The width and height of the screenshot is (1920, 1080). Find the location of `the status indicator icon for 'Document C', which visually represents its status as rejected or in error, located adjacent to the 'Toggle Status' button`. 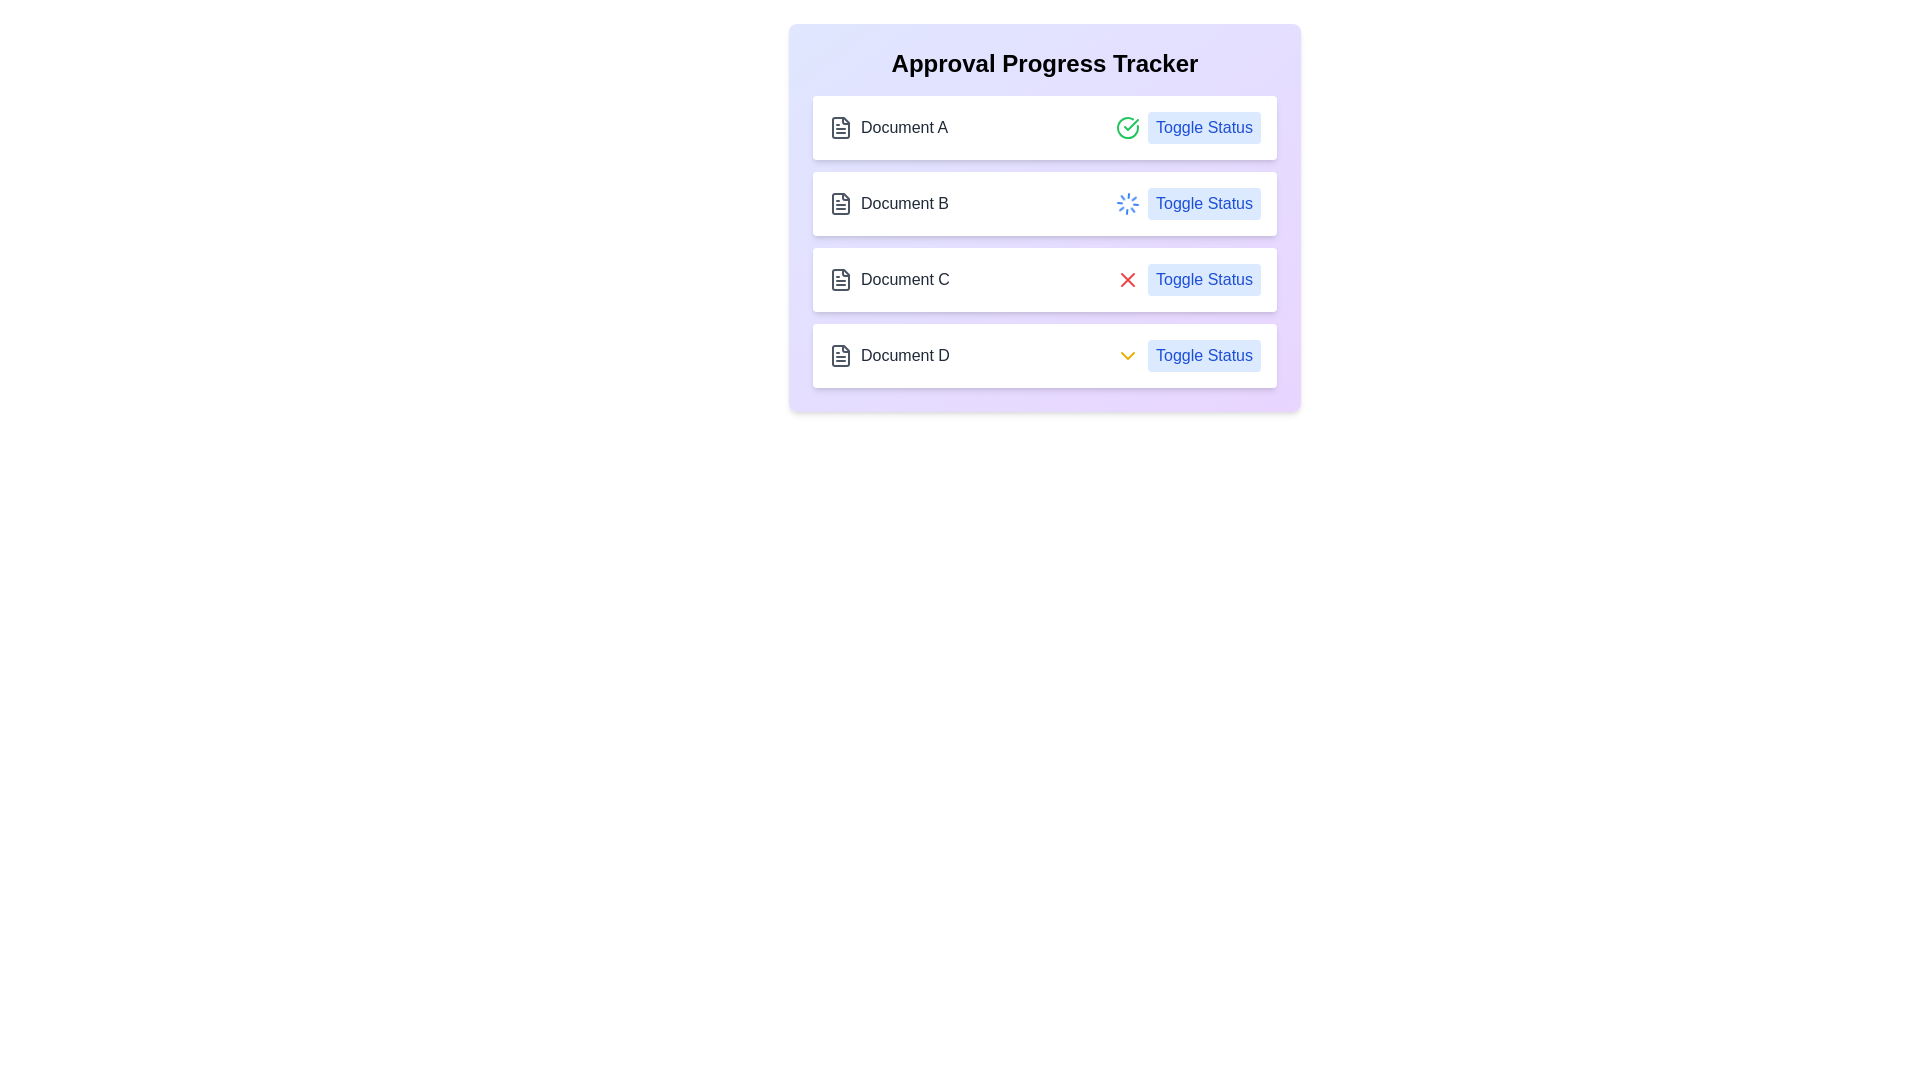

the status indicator icon for 'Document C', which visually represents its status as rejected or in error, located adjacent to the 'Toggle Status' button is located at coordinates (1128, 280).